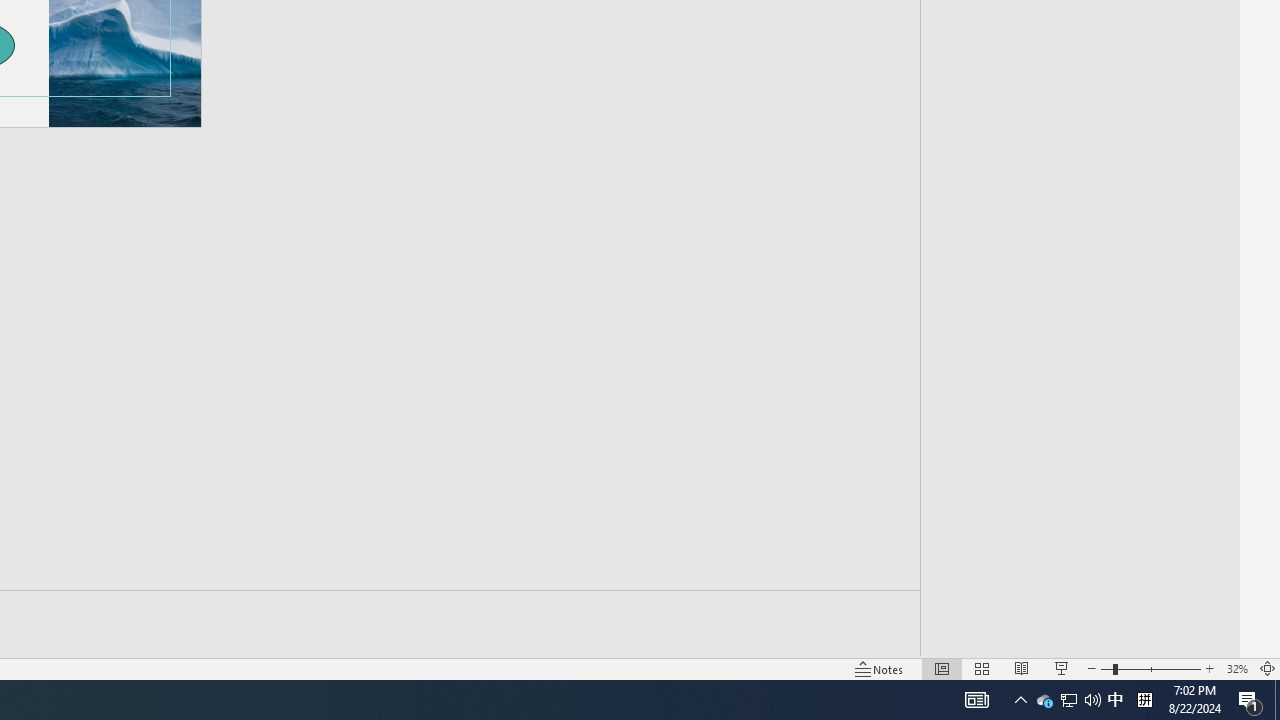  I want to click on 'Notes ', so click(879, 669).